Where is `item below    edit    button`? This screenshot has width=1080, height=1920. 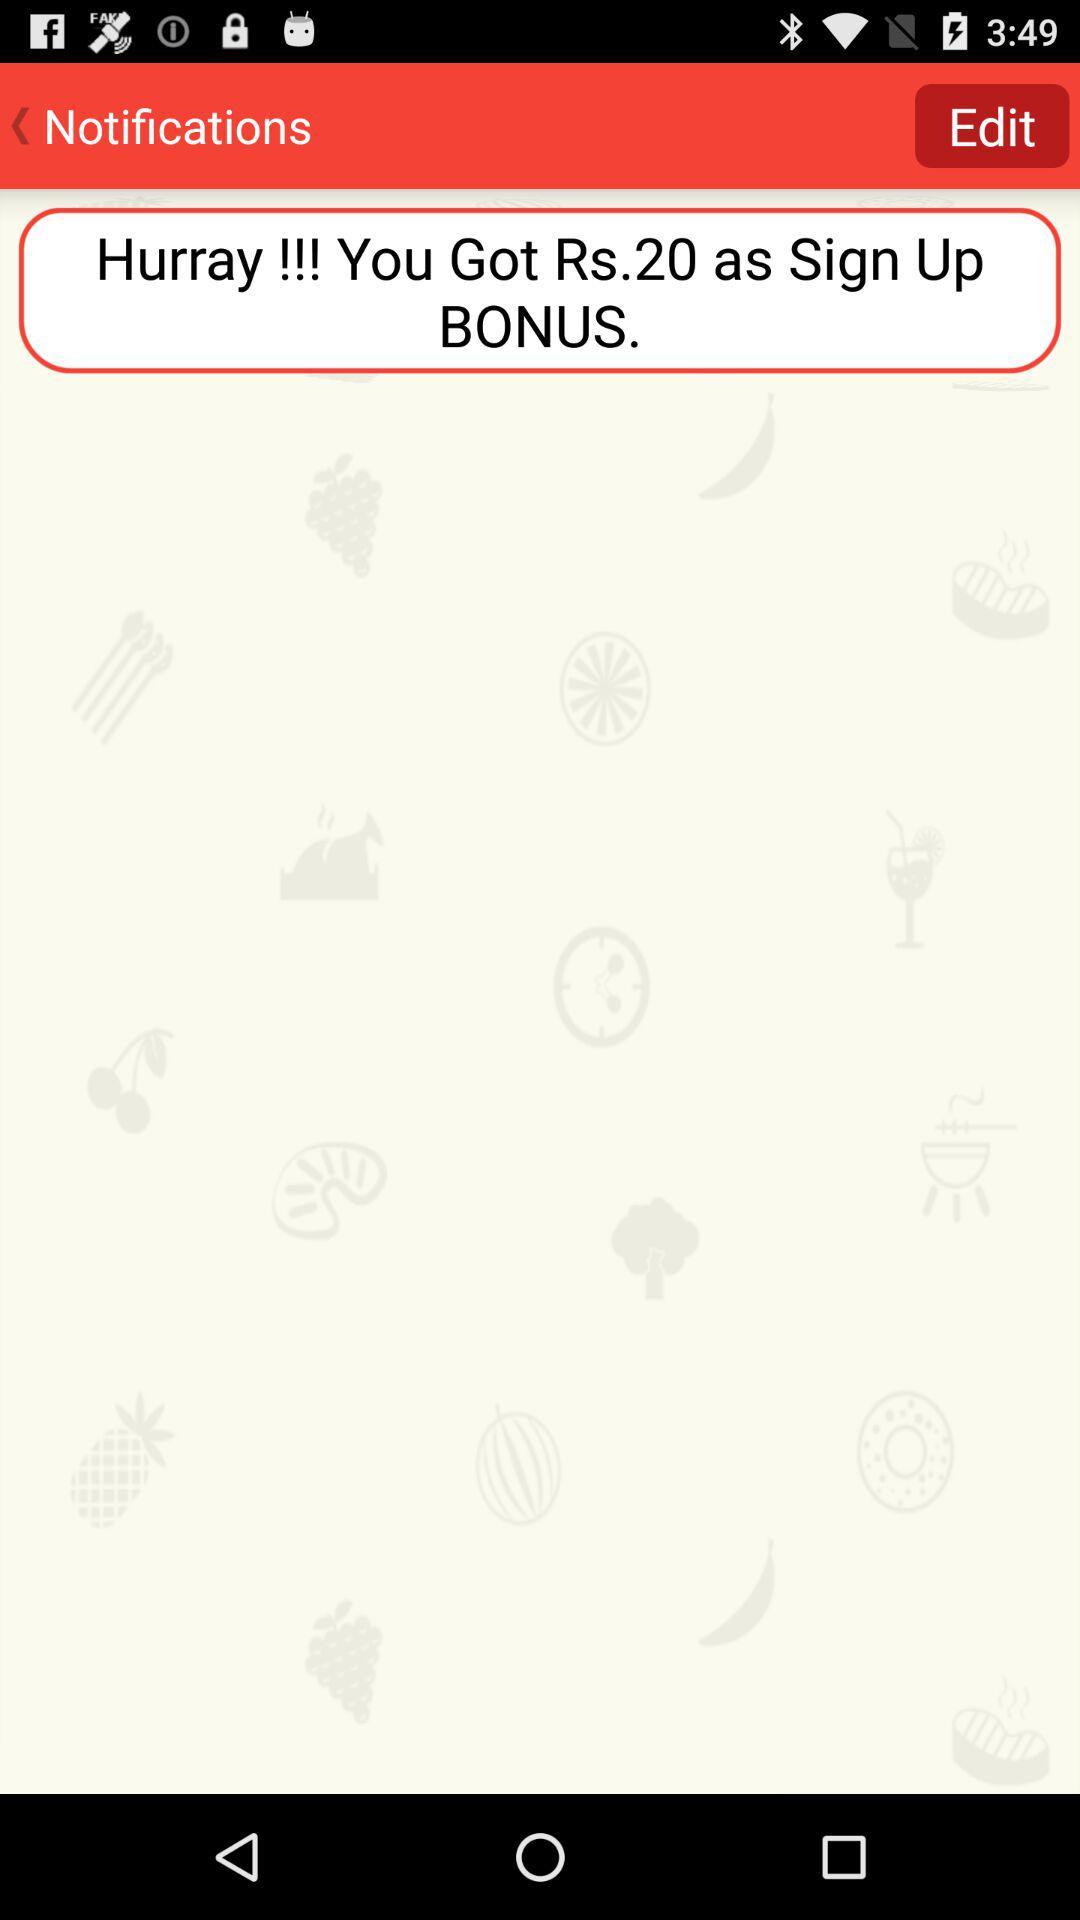
item below    edit    button is located at coordinates (540, 289).